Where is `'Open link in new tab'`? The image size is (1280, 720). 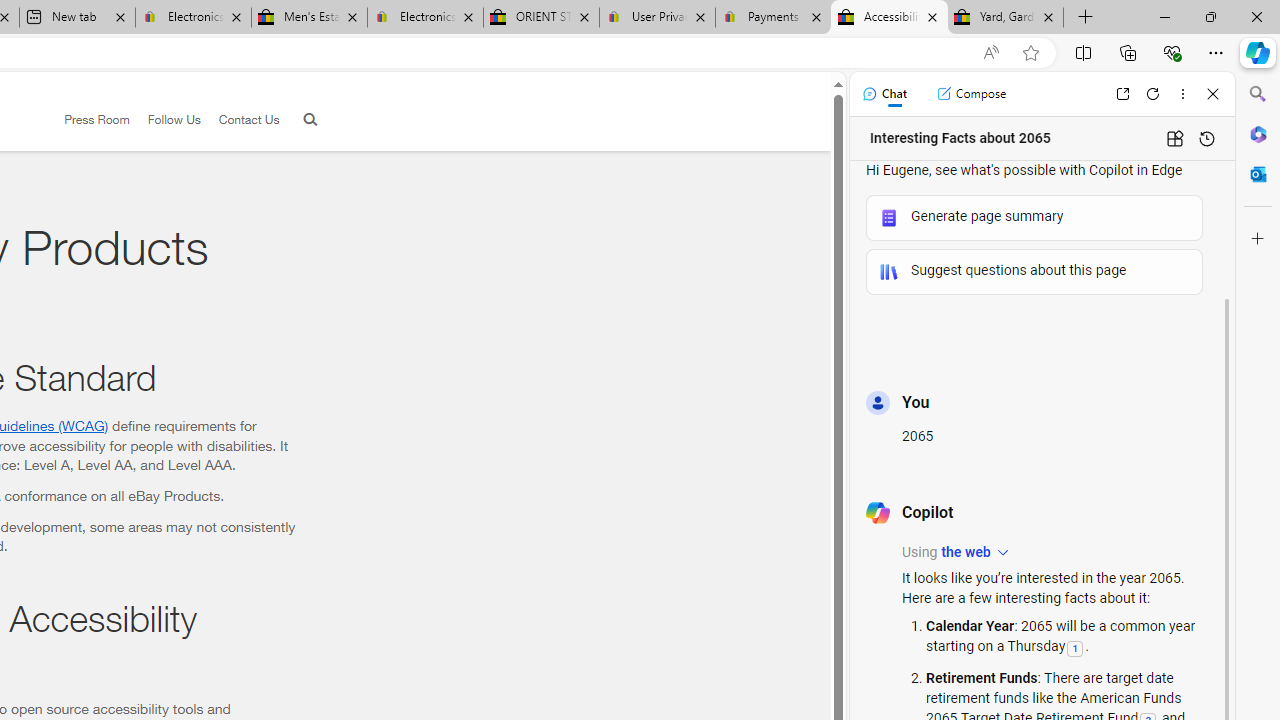 'Open link in new tab' is located at coordinates (1122, 93).